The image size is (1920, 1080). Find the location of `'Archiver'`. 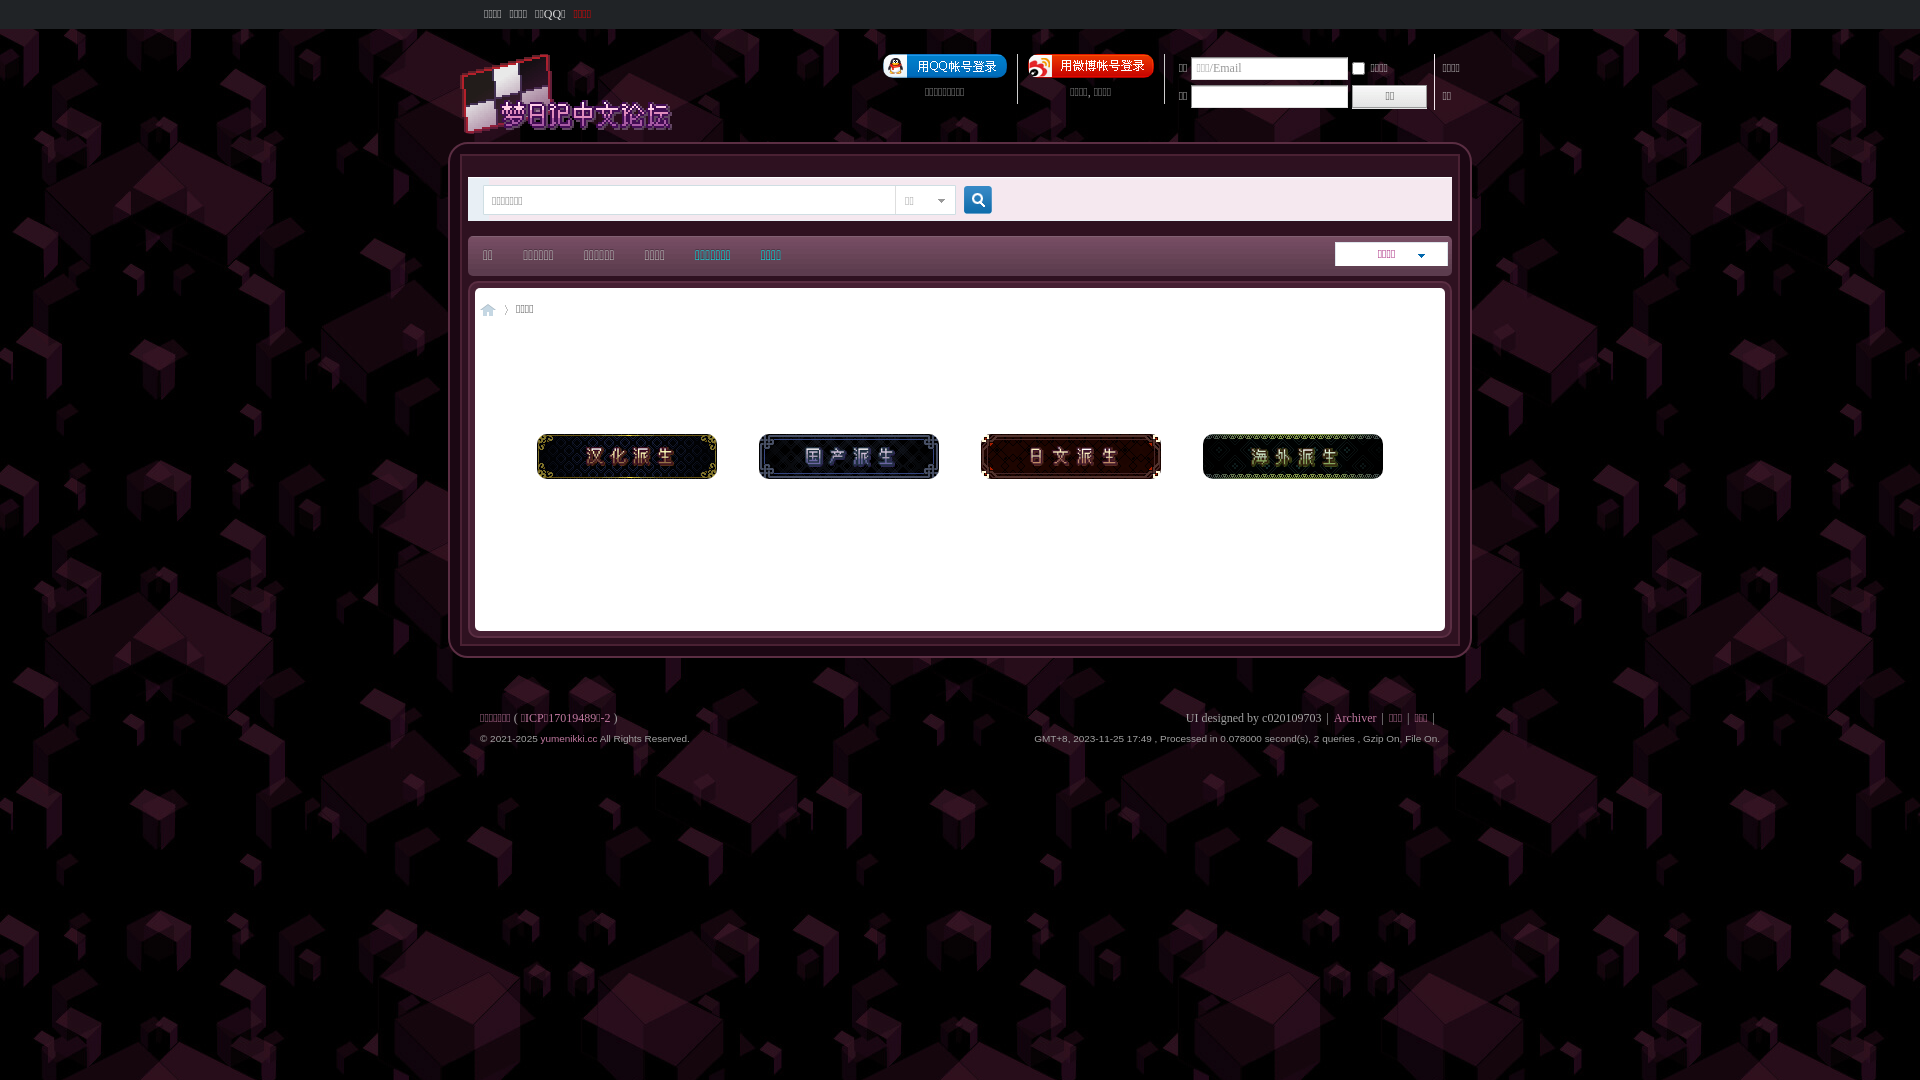

'Archiver' is located at coordinates (1355, 716).